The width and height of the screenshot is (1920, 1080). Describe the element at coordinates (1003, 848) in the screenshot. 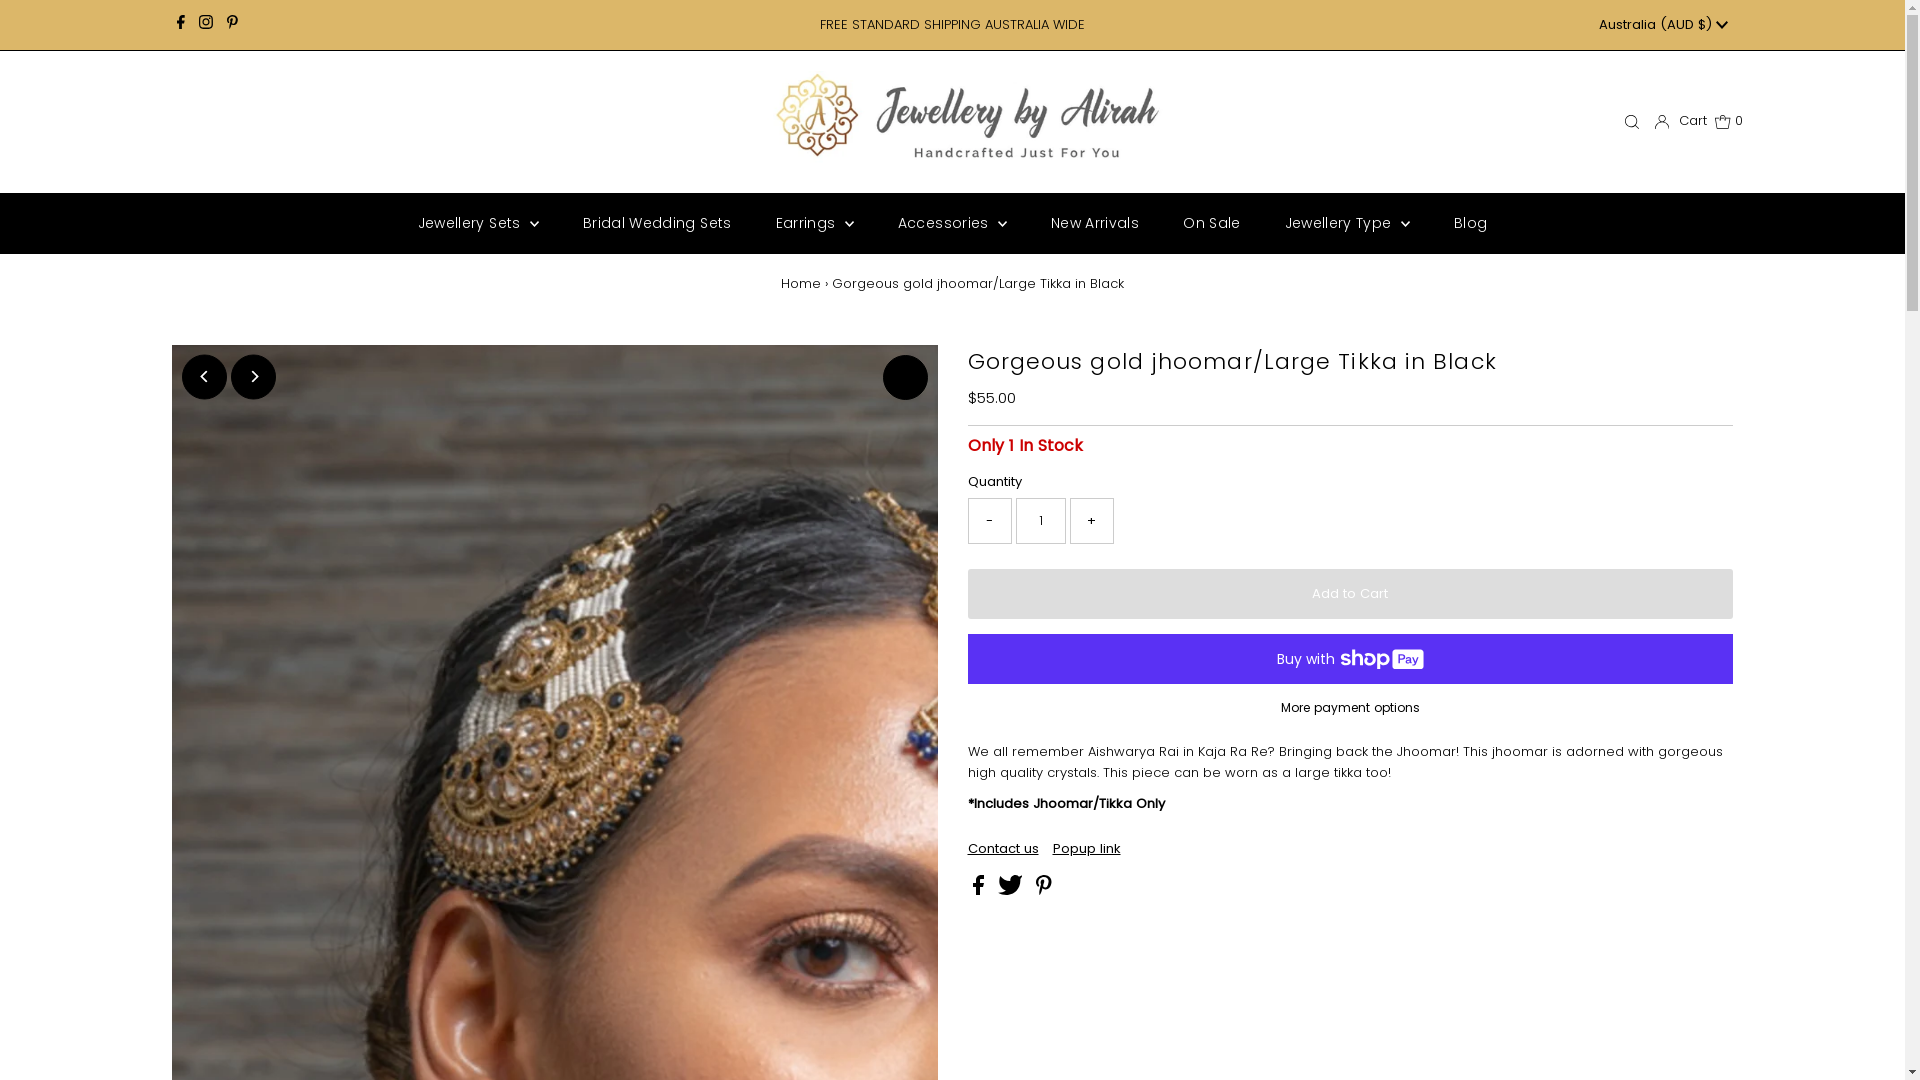

I see `'Contact us'` at that location.